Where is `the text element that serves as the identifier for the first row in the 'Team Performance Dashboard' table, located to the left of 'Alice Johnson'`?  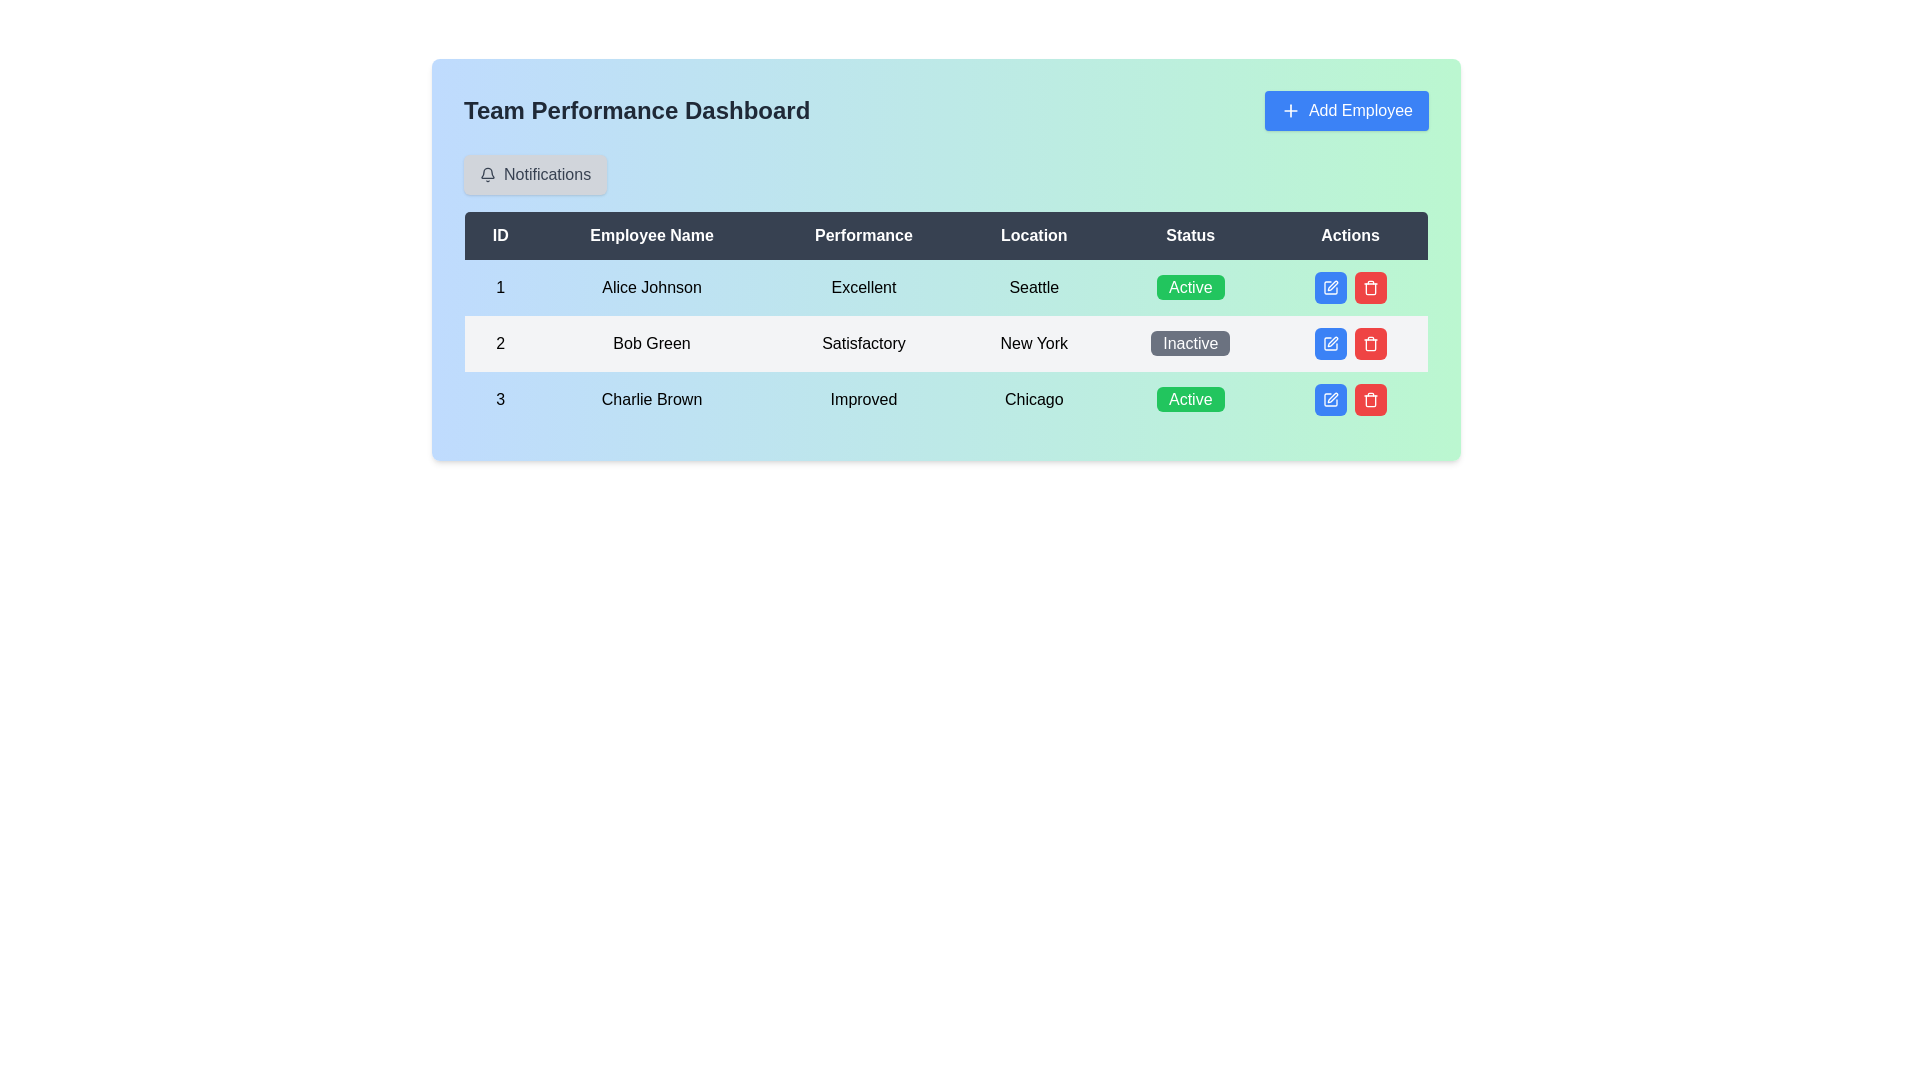 the text element that serves as the identifier for the first row in the 'Team Performance Dashboard' table, located to the left of 'Alice Johnson' is located at coordinates (500, 288).